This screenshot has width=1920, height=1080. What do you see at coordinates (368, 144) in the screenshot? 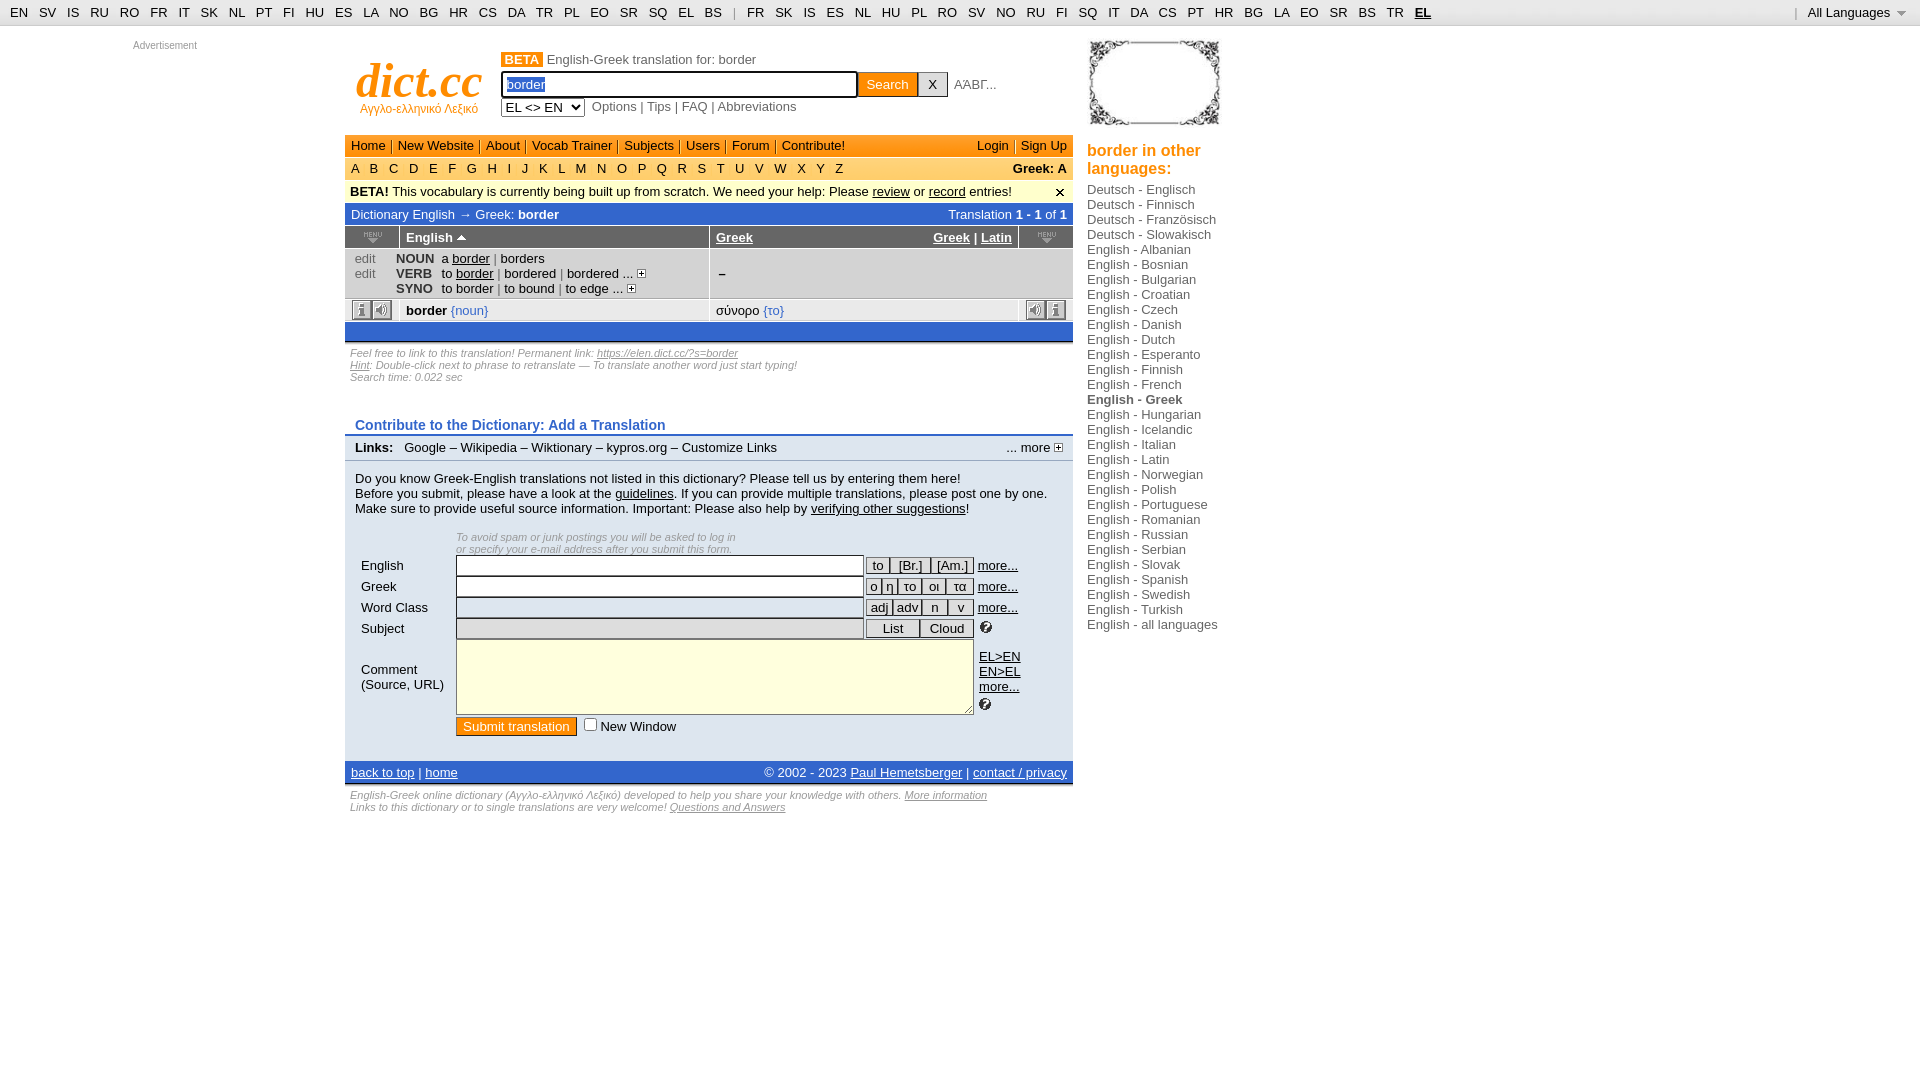
I see `'Home'` at bounding box center [368, 144].